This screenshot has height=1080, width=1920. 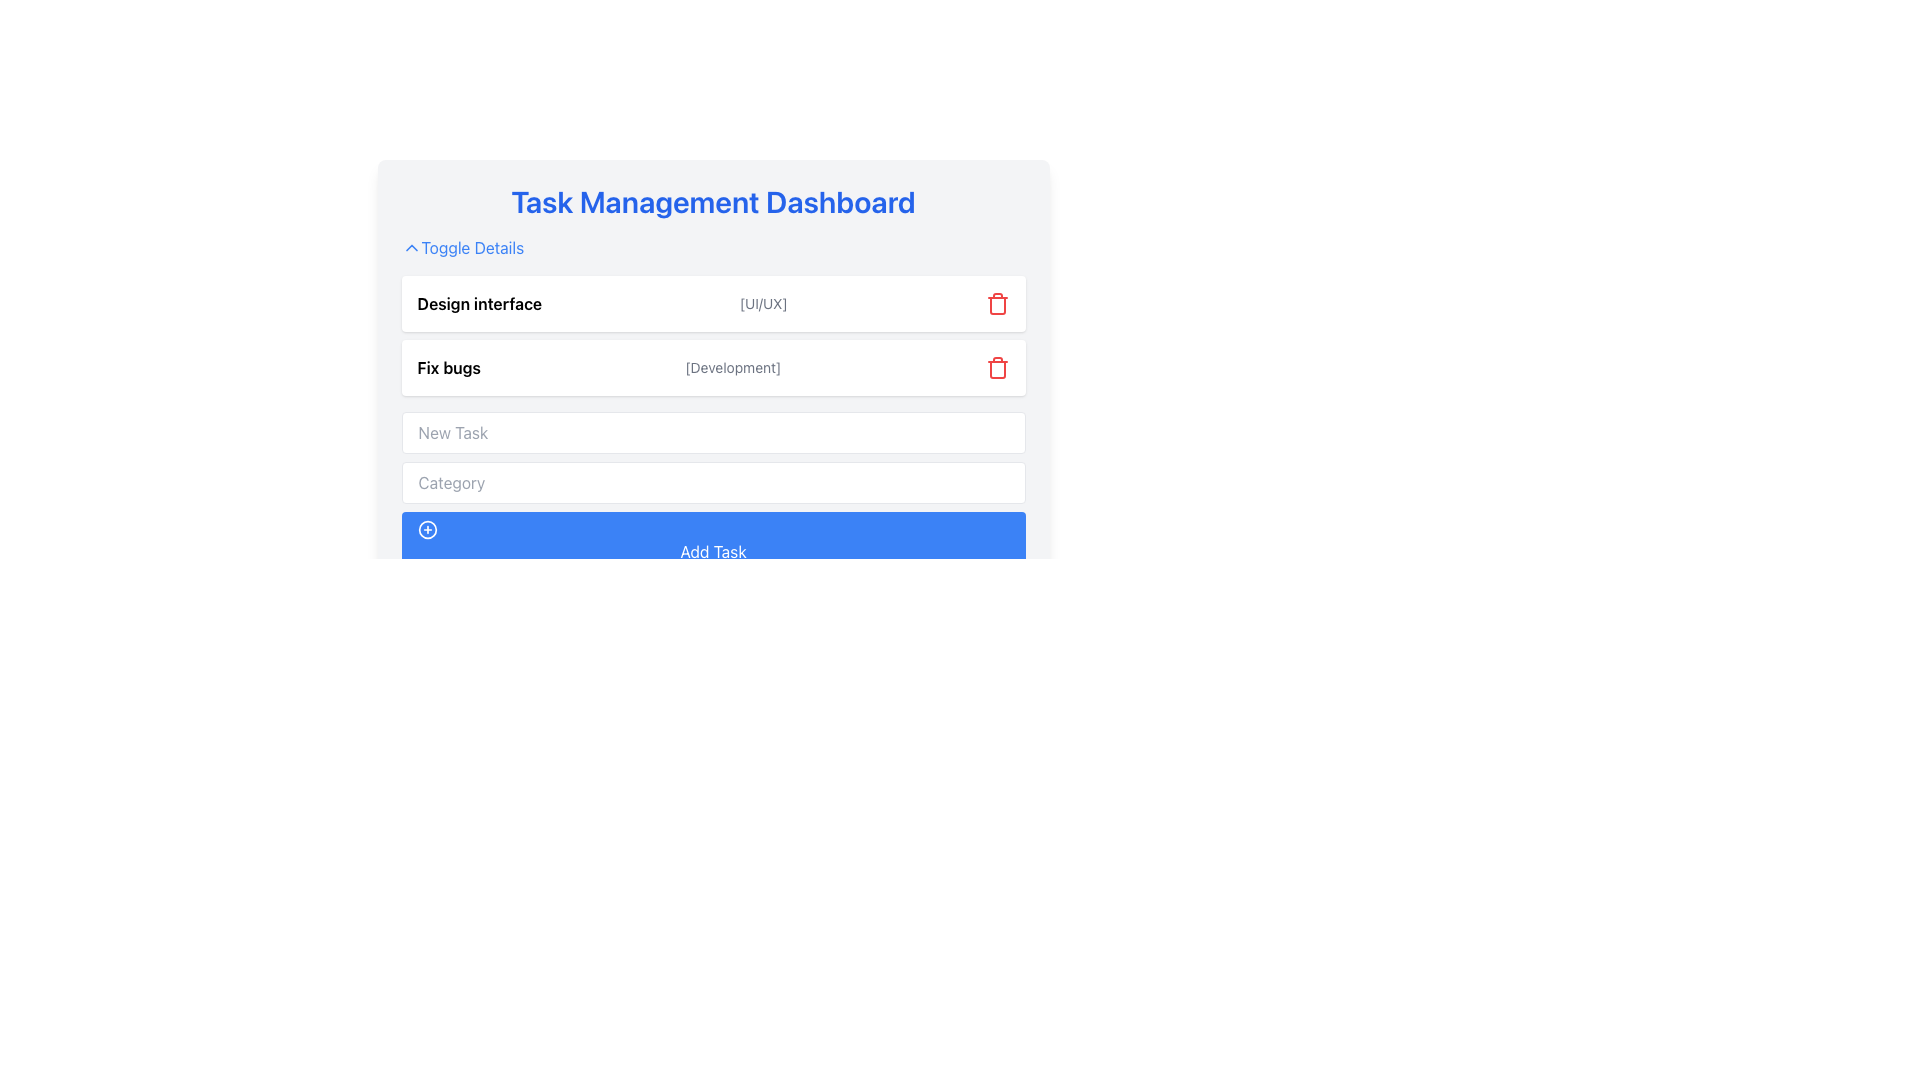 I want to click on the Text header indicating the task title, which is located above the task 'Fix bugs' and to the left of '[UI/UX]', so click(x=478, y=304).